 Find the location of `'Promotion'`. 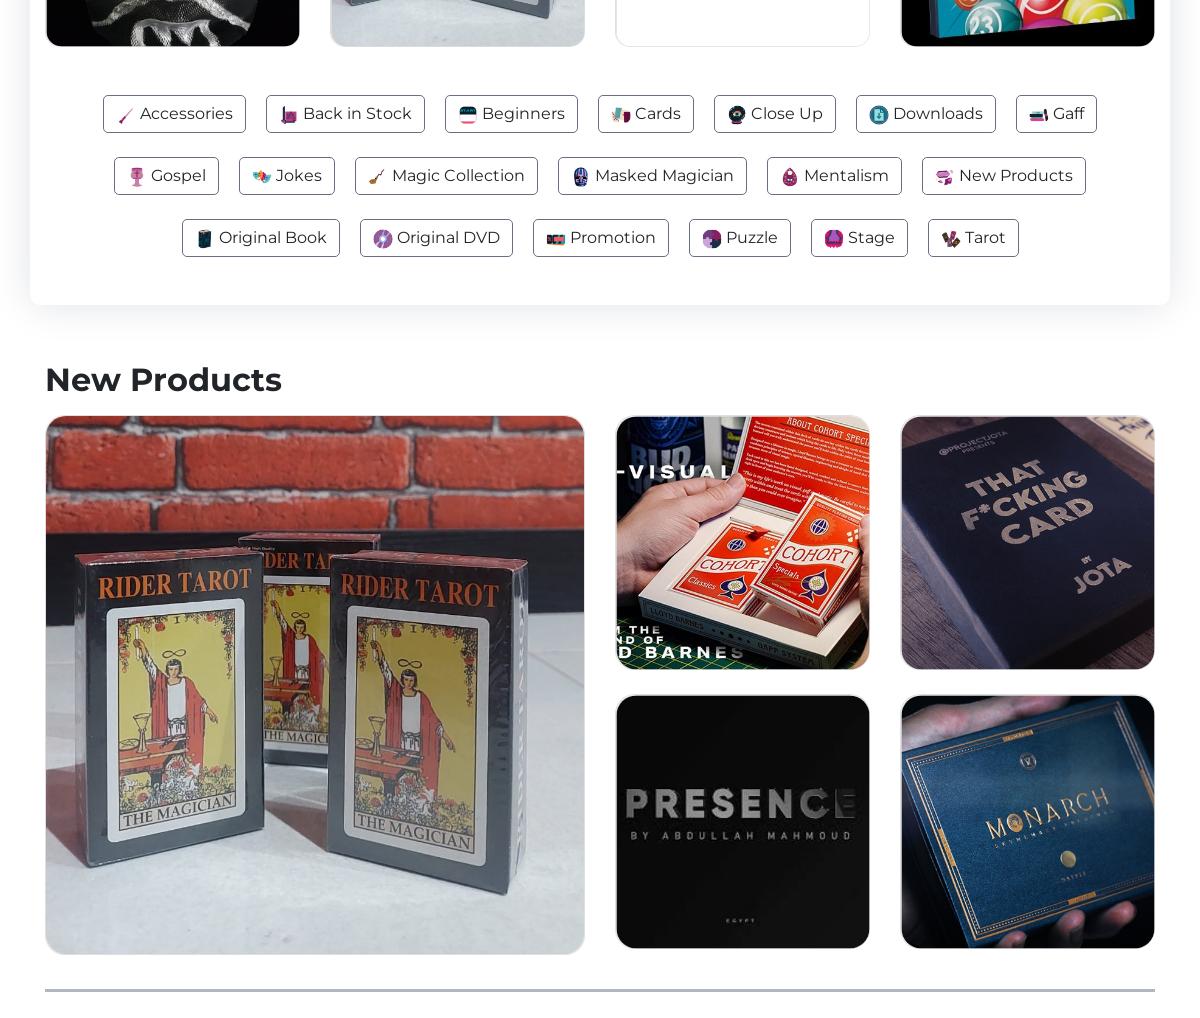

'Promotion' is located at coordinates (609, 236).